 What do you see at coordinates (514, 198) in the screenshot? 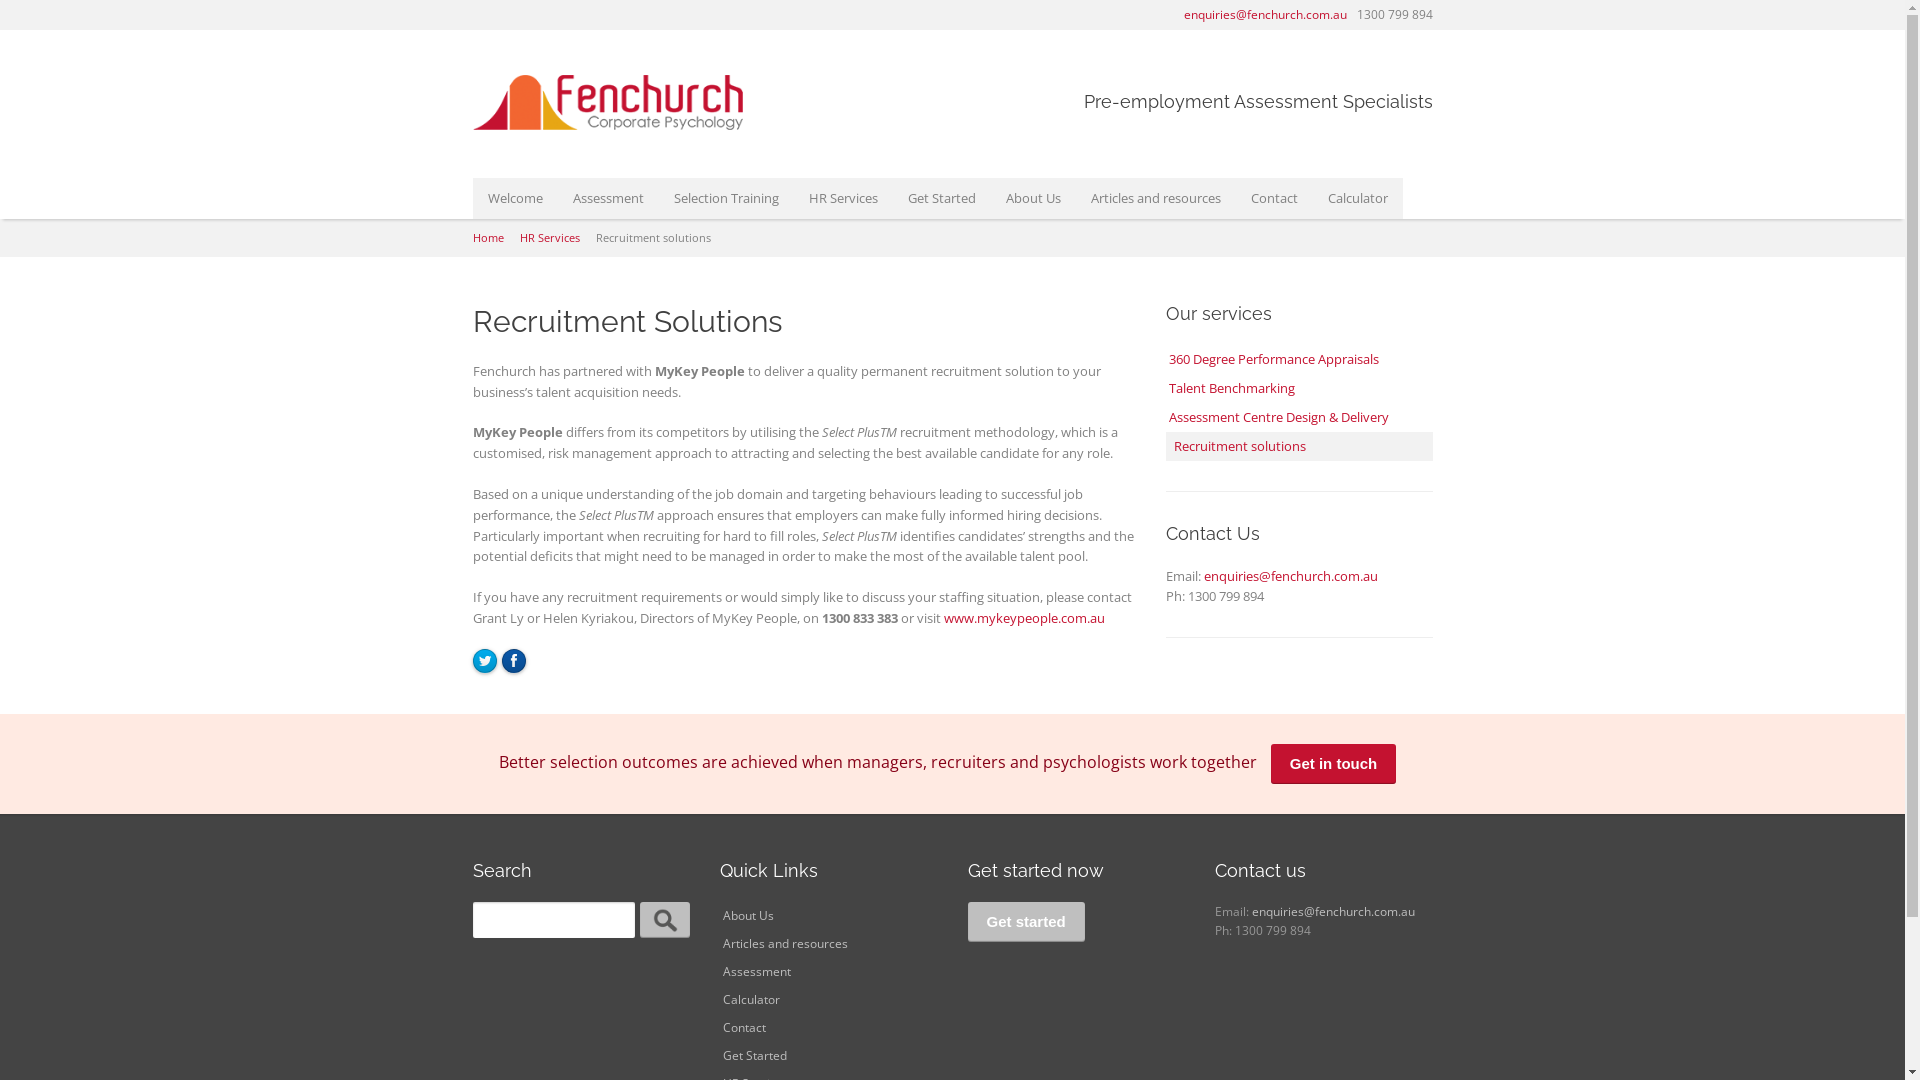
I see `'Welcome'` at bounding box center [514, 198].